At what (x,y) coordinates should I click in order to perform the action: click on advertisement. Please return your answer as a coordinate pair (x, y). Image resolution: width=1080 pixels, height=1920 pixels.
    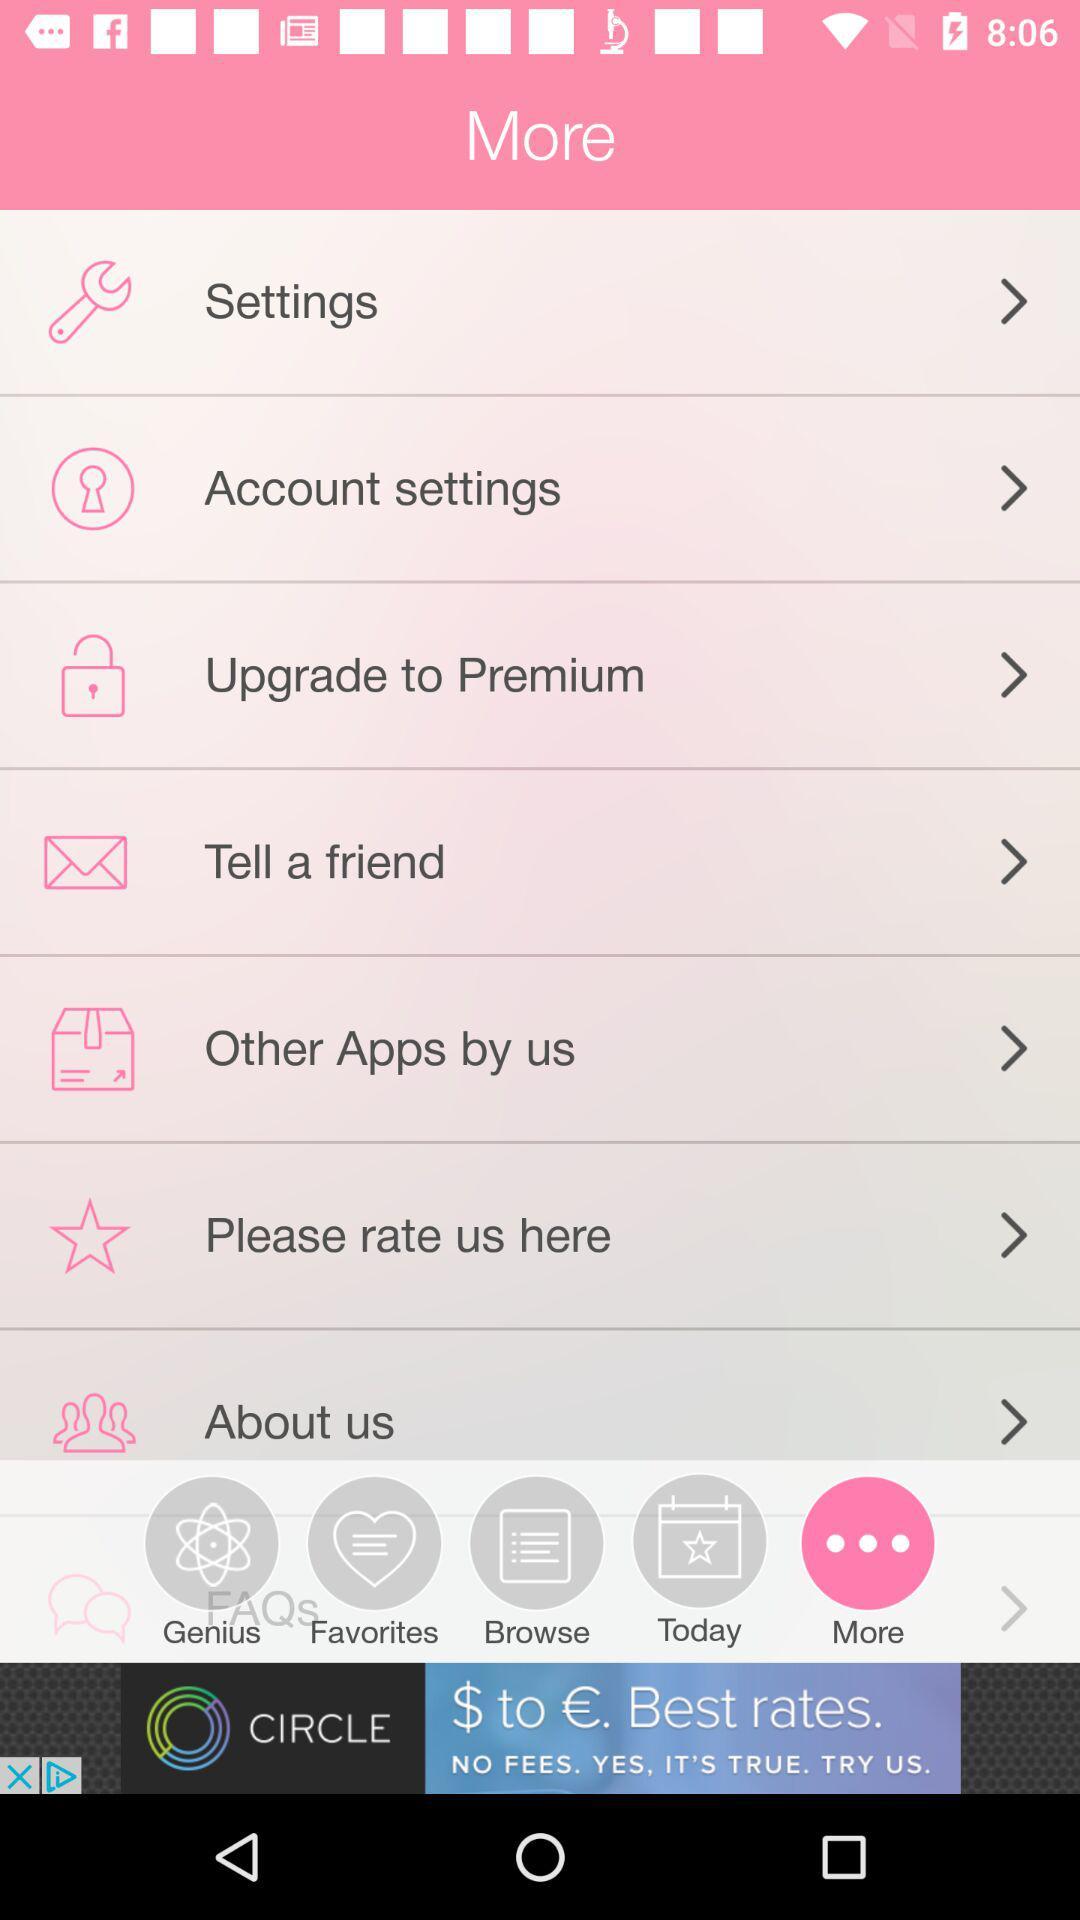
    Looking at the image, I should click on (540, 1727).